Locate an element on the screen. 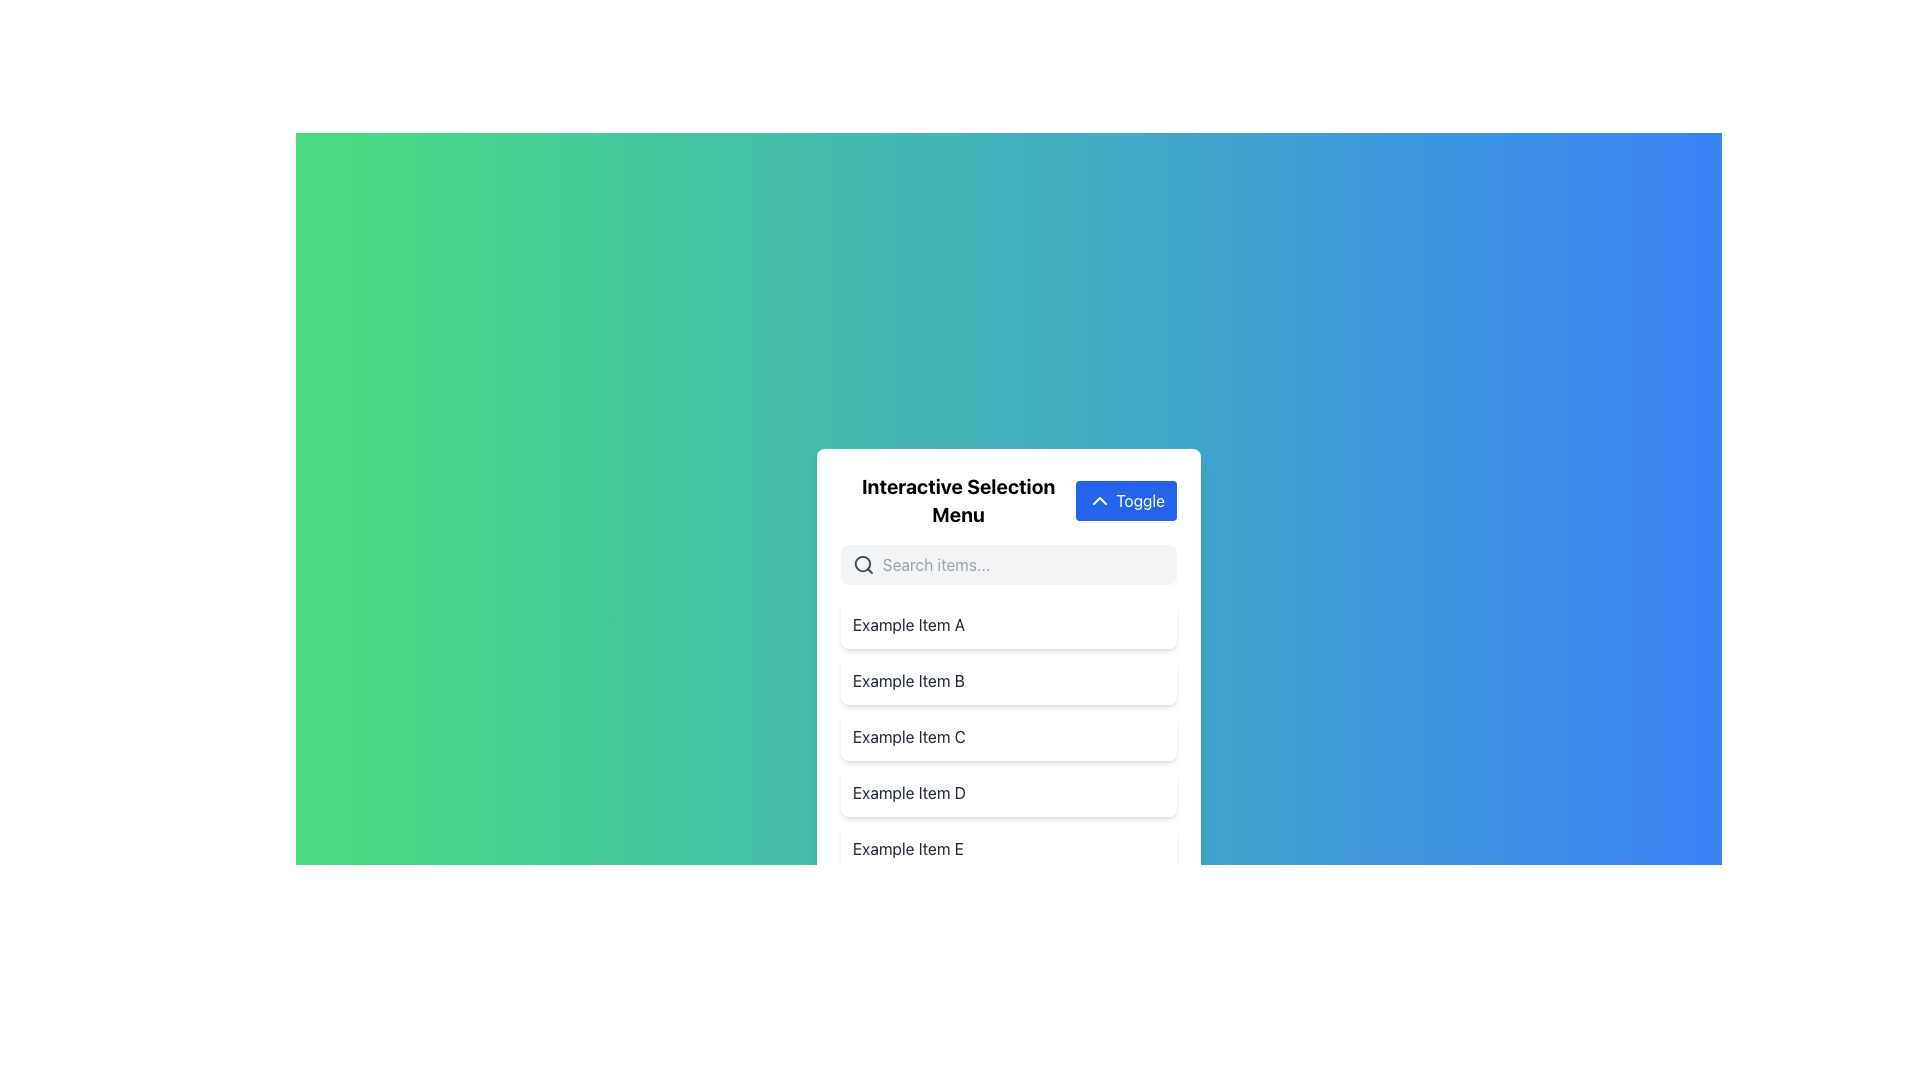 The image size is (1920, 1080). the second list item labeled 'Example Item B' is located at coordinates (1008, 672).